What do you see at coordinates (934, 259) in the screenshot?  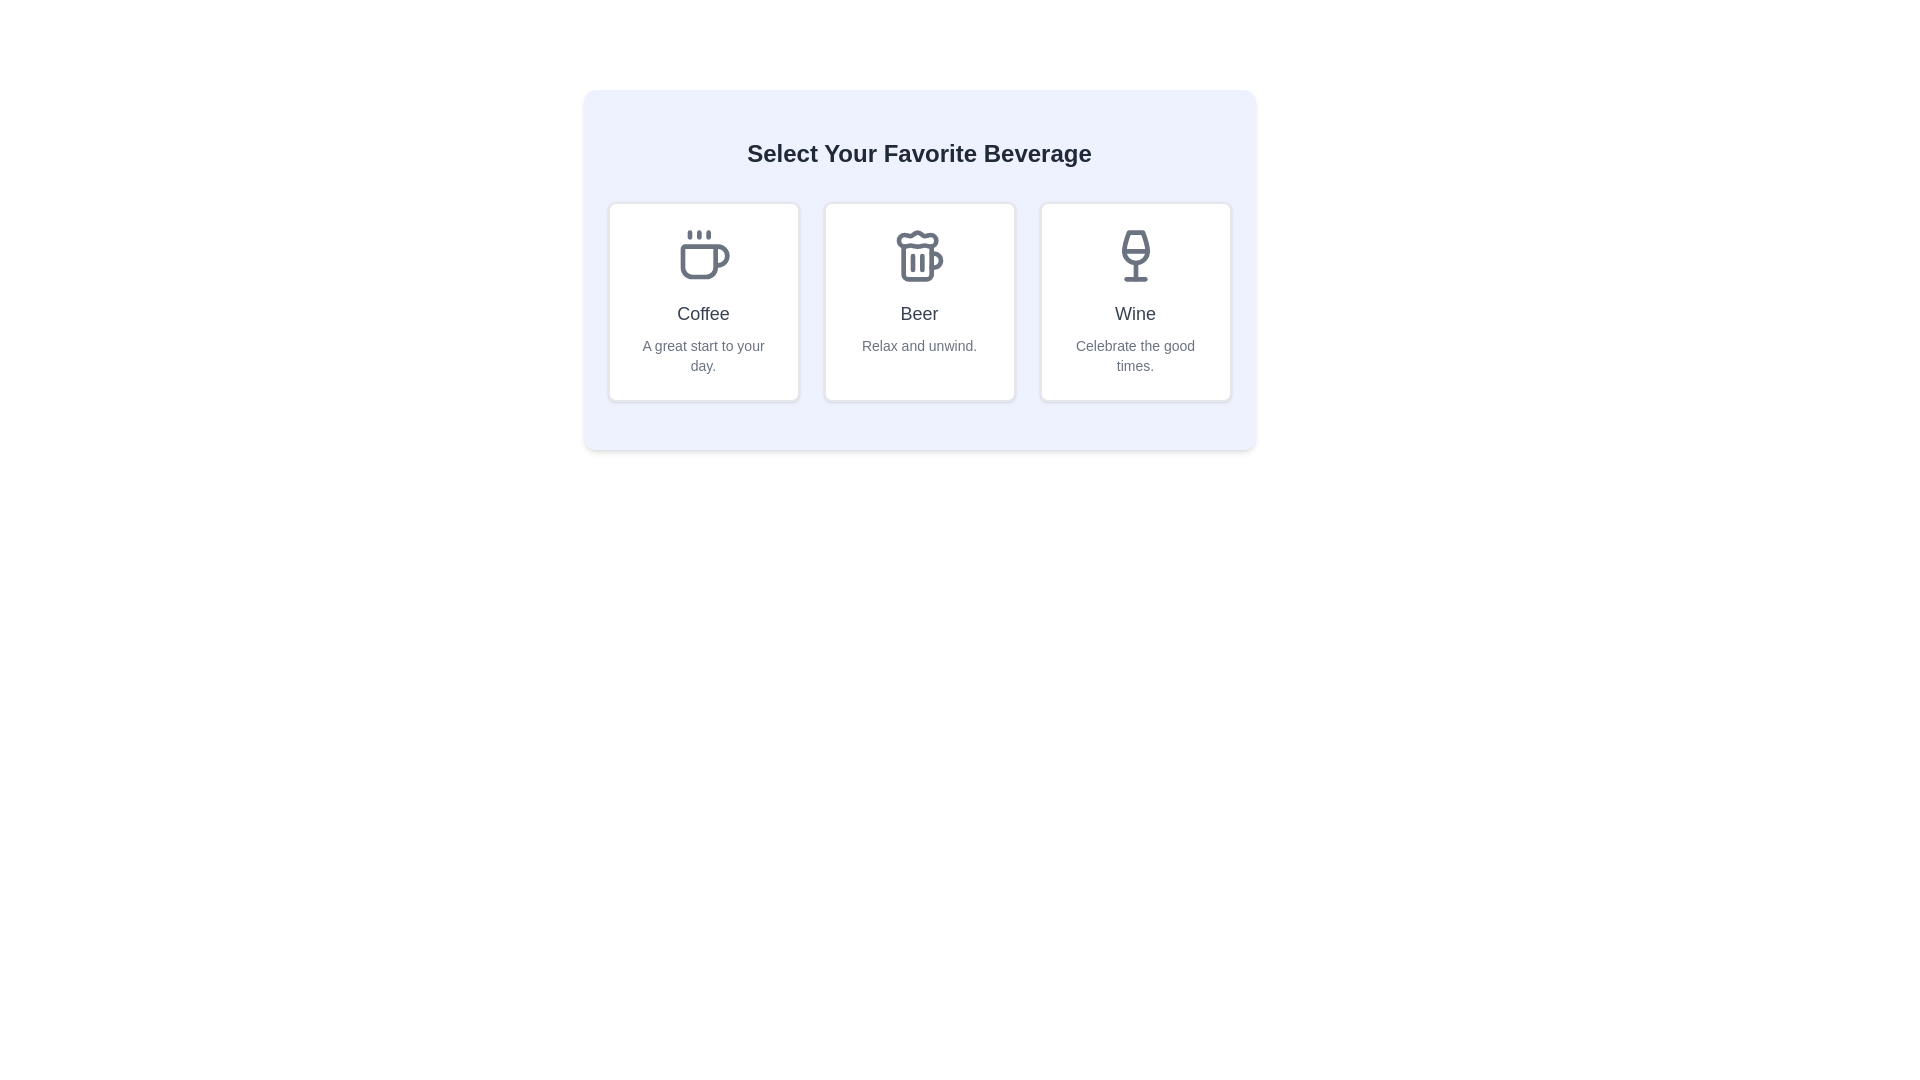 I see `the decorative graphical detail within the beer mug SVG icon in the beverage selection UI` at bounding box center [934, 259].